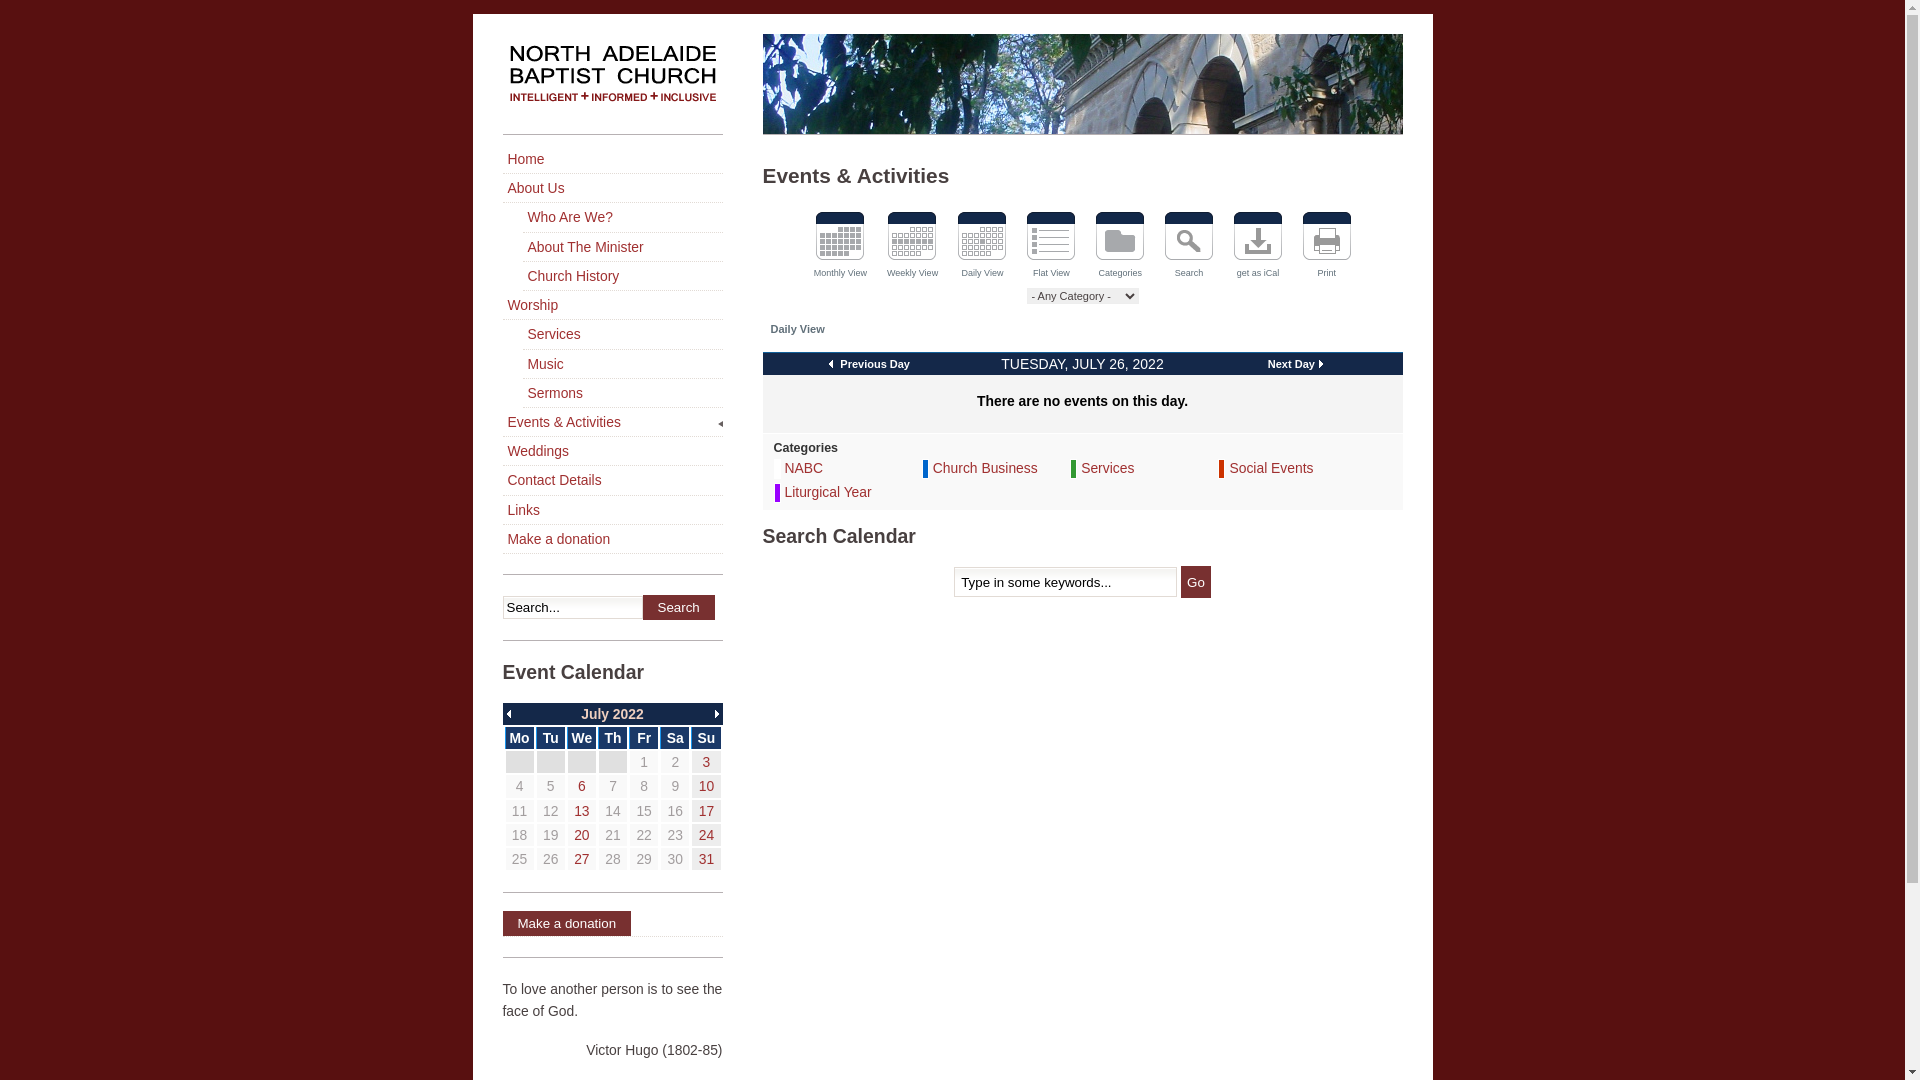 The width and height of the screenshot is (1920, 1080). Describe the element at coordinates (610, 305) in the screenshot. I see `'Worship'` at that location.